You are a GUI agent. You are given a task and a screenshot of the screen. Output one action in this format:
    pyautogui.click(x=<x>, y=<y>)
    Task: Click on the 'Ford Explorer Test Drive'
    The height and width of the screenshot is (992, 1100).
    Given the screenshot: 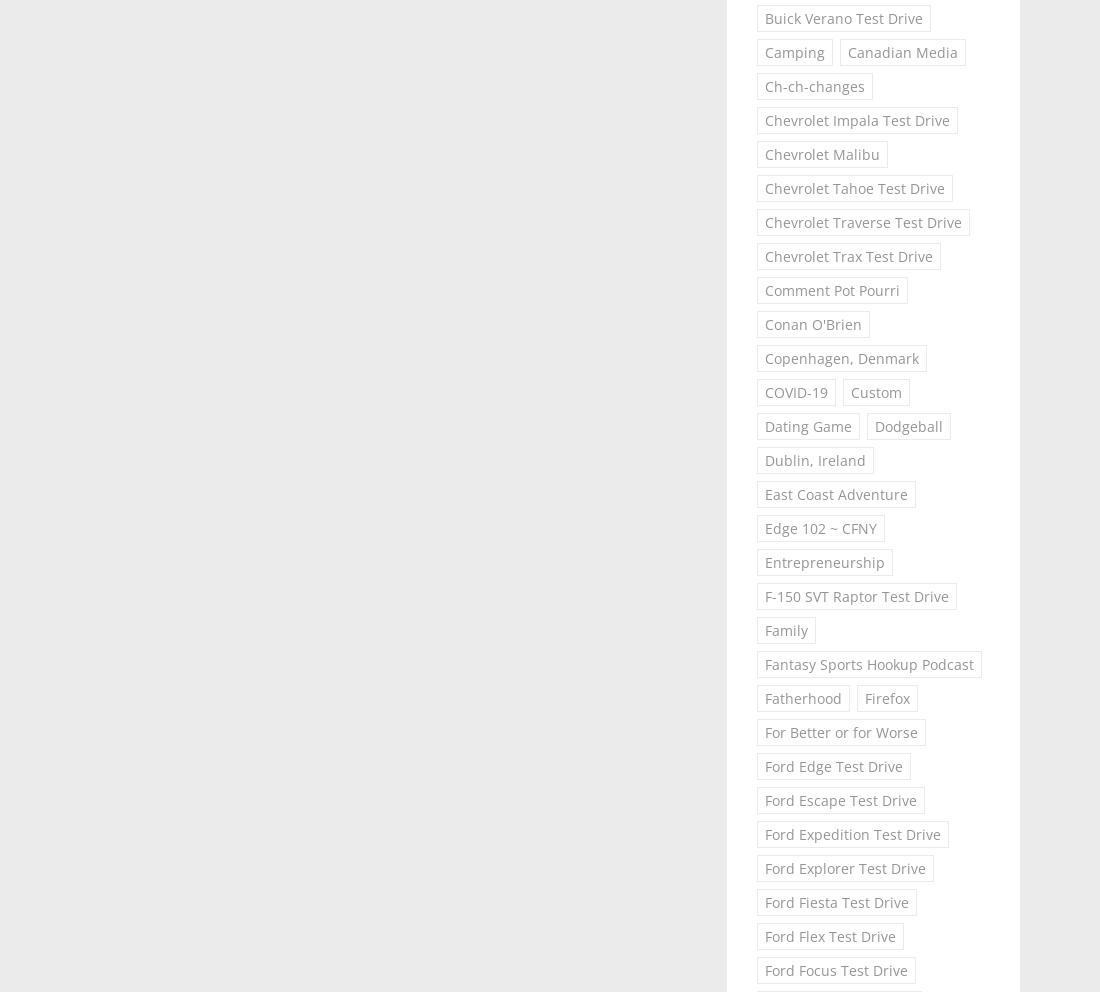 What is the action you would take?
    pyautogui.click(x=843, y=867)
    